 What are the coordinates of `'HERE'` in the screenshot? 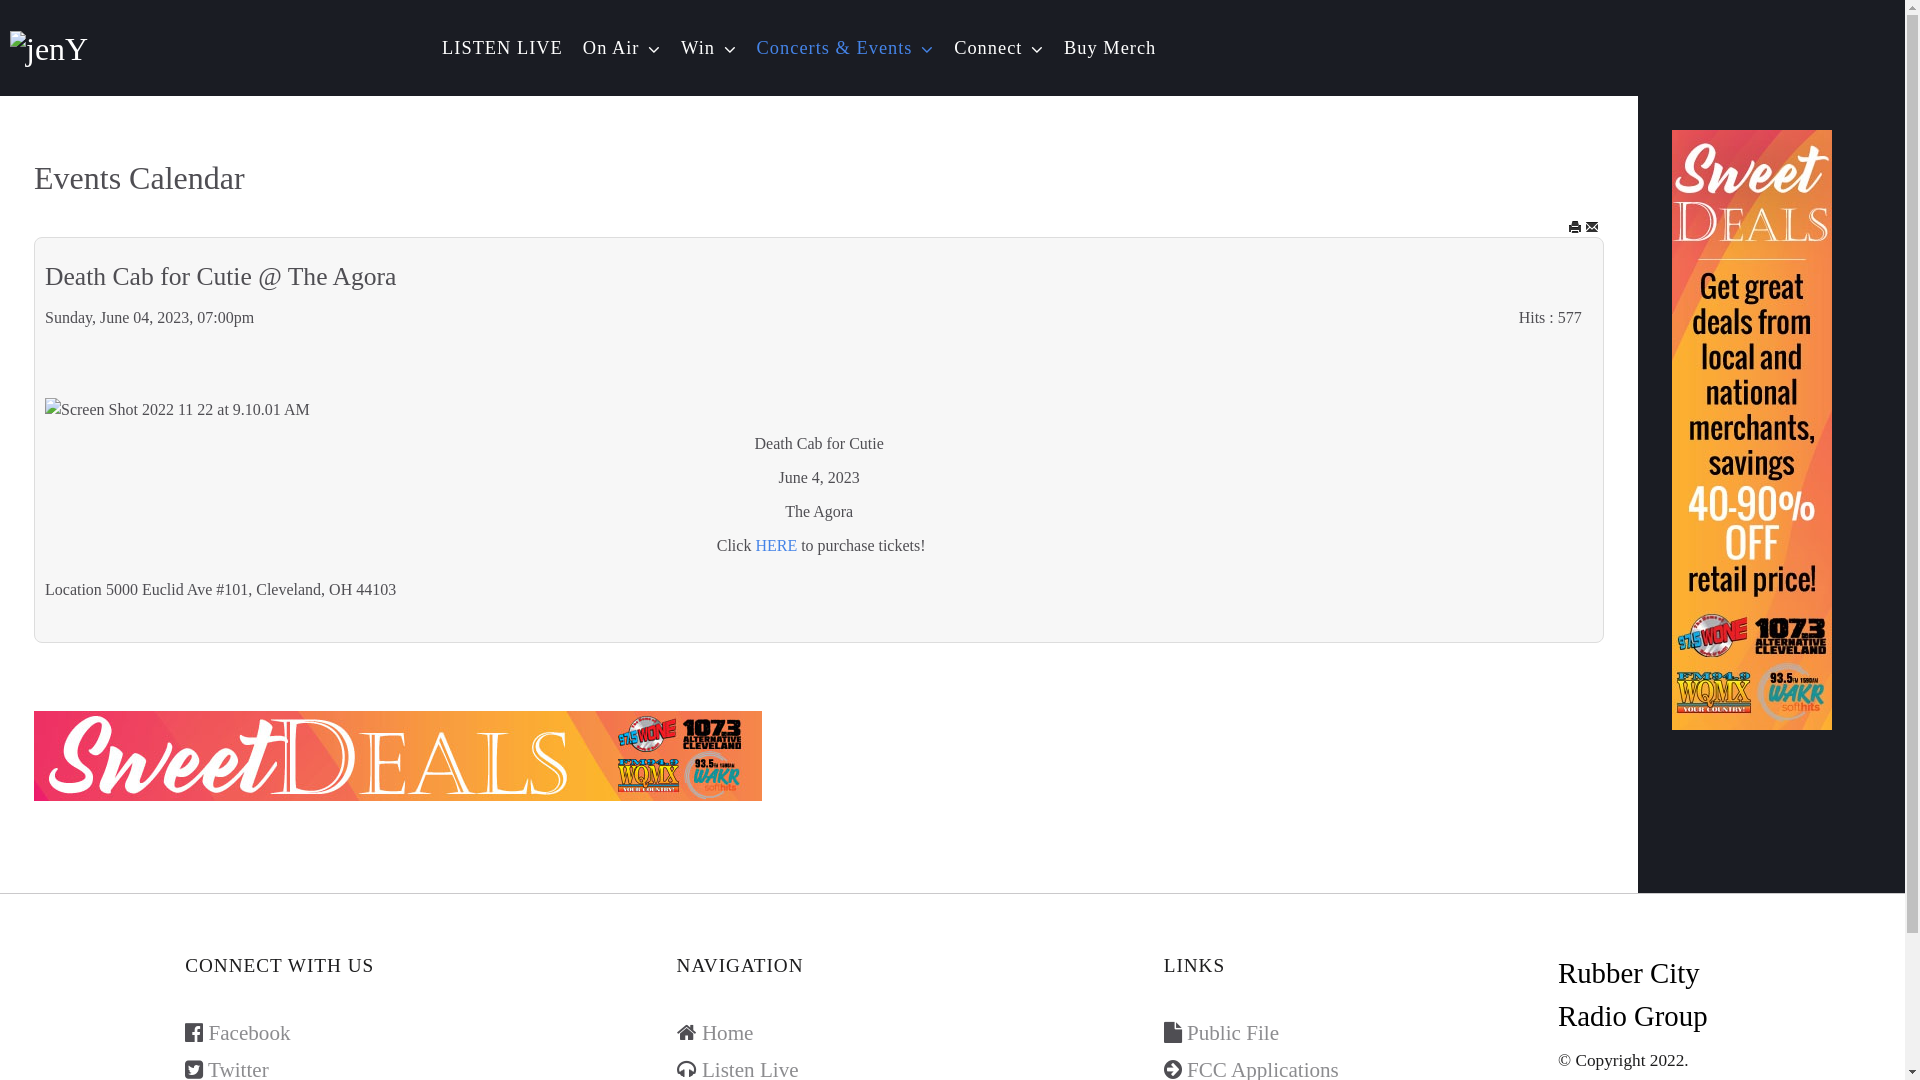 It's located at (753, 545).